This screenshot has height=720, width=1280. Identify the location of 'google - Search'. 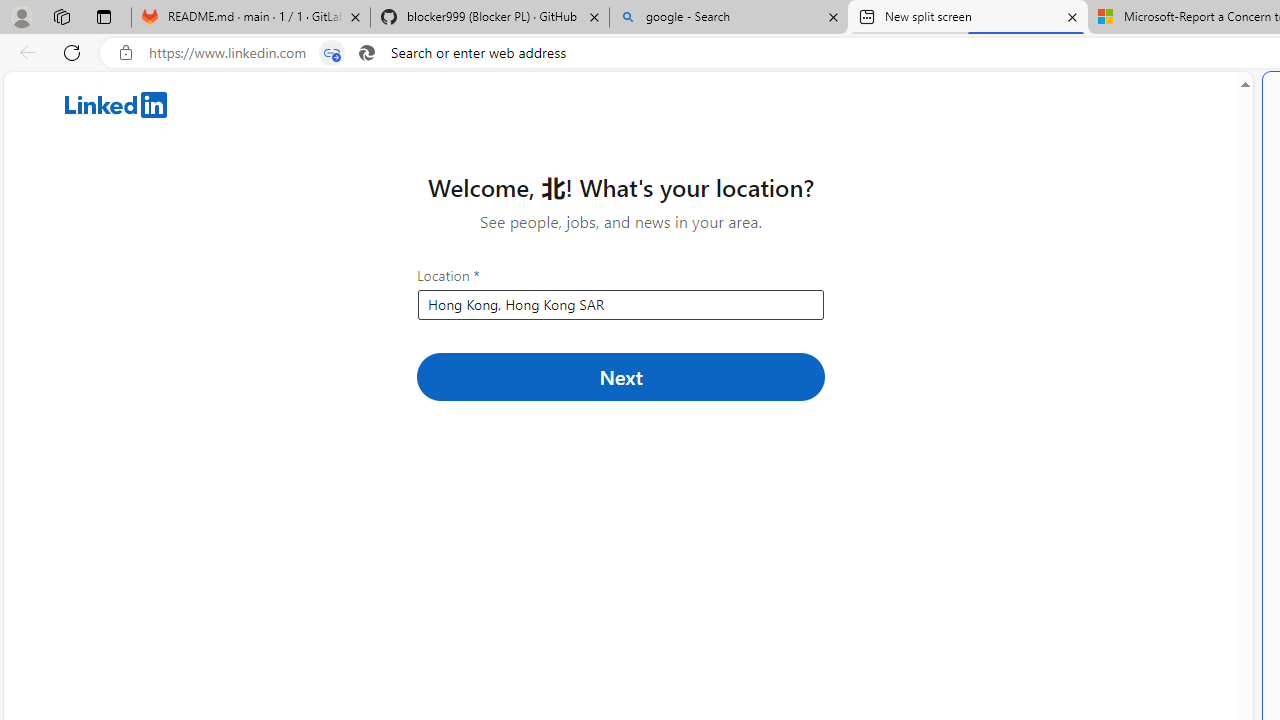
(728, 17).